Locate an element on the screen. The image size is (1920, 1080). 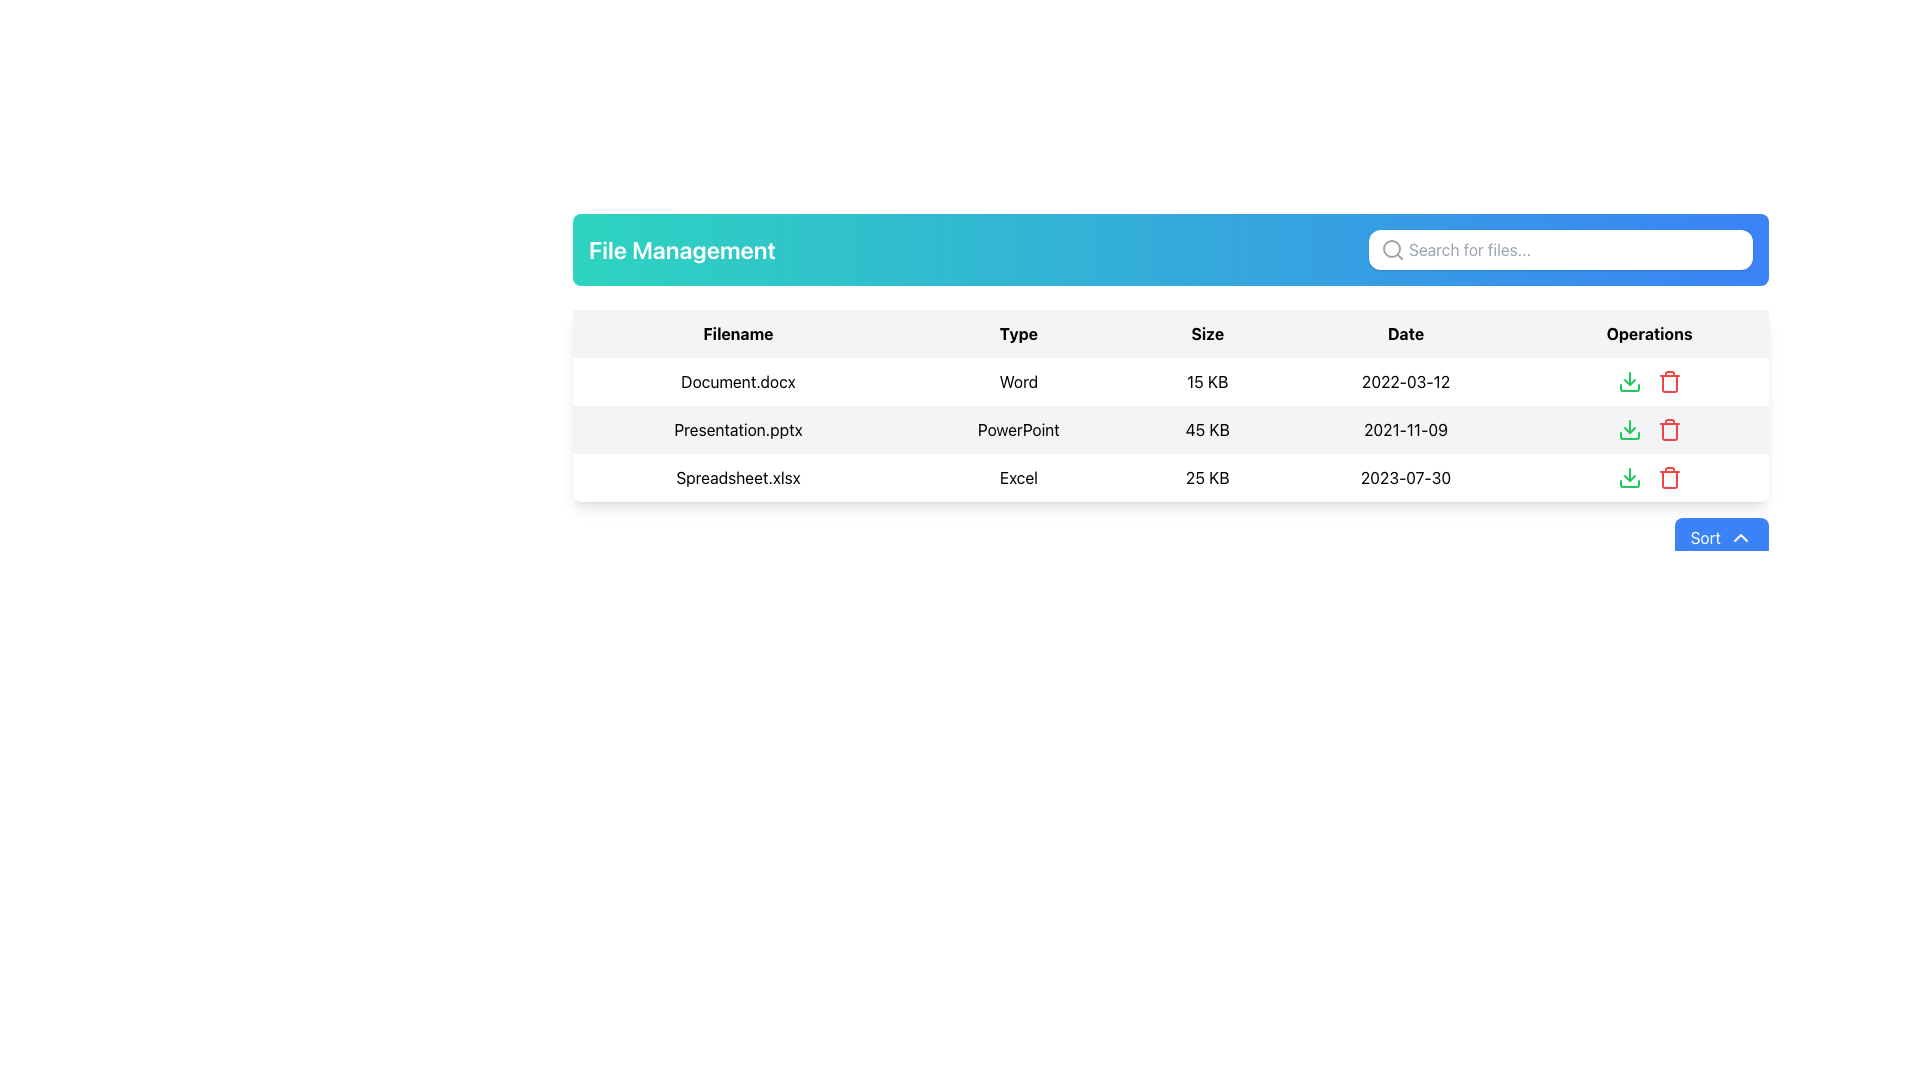
the green download icon button located in the second row of the 'Operations' column to initiate download is located at coordinates (1629, 428).